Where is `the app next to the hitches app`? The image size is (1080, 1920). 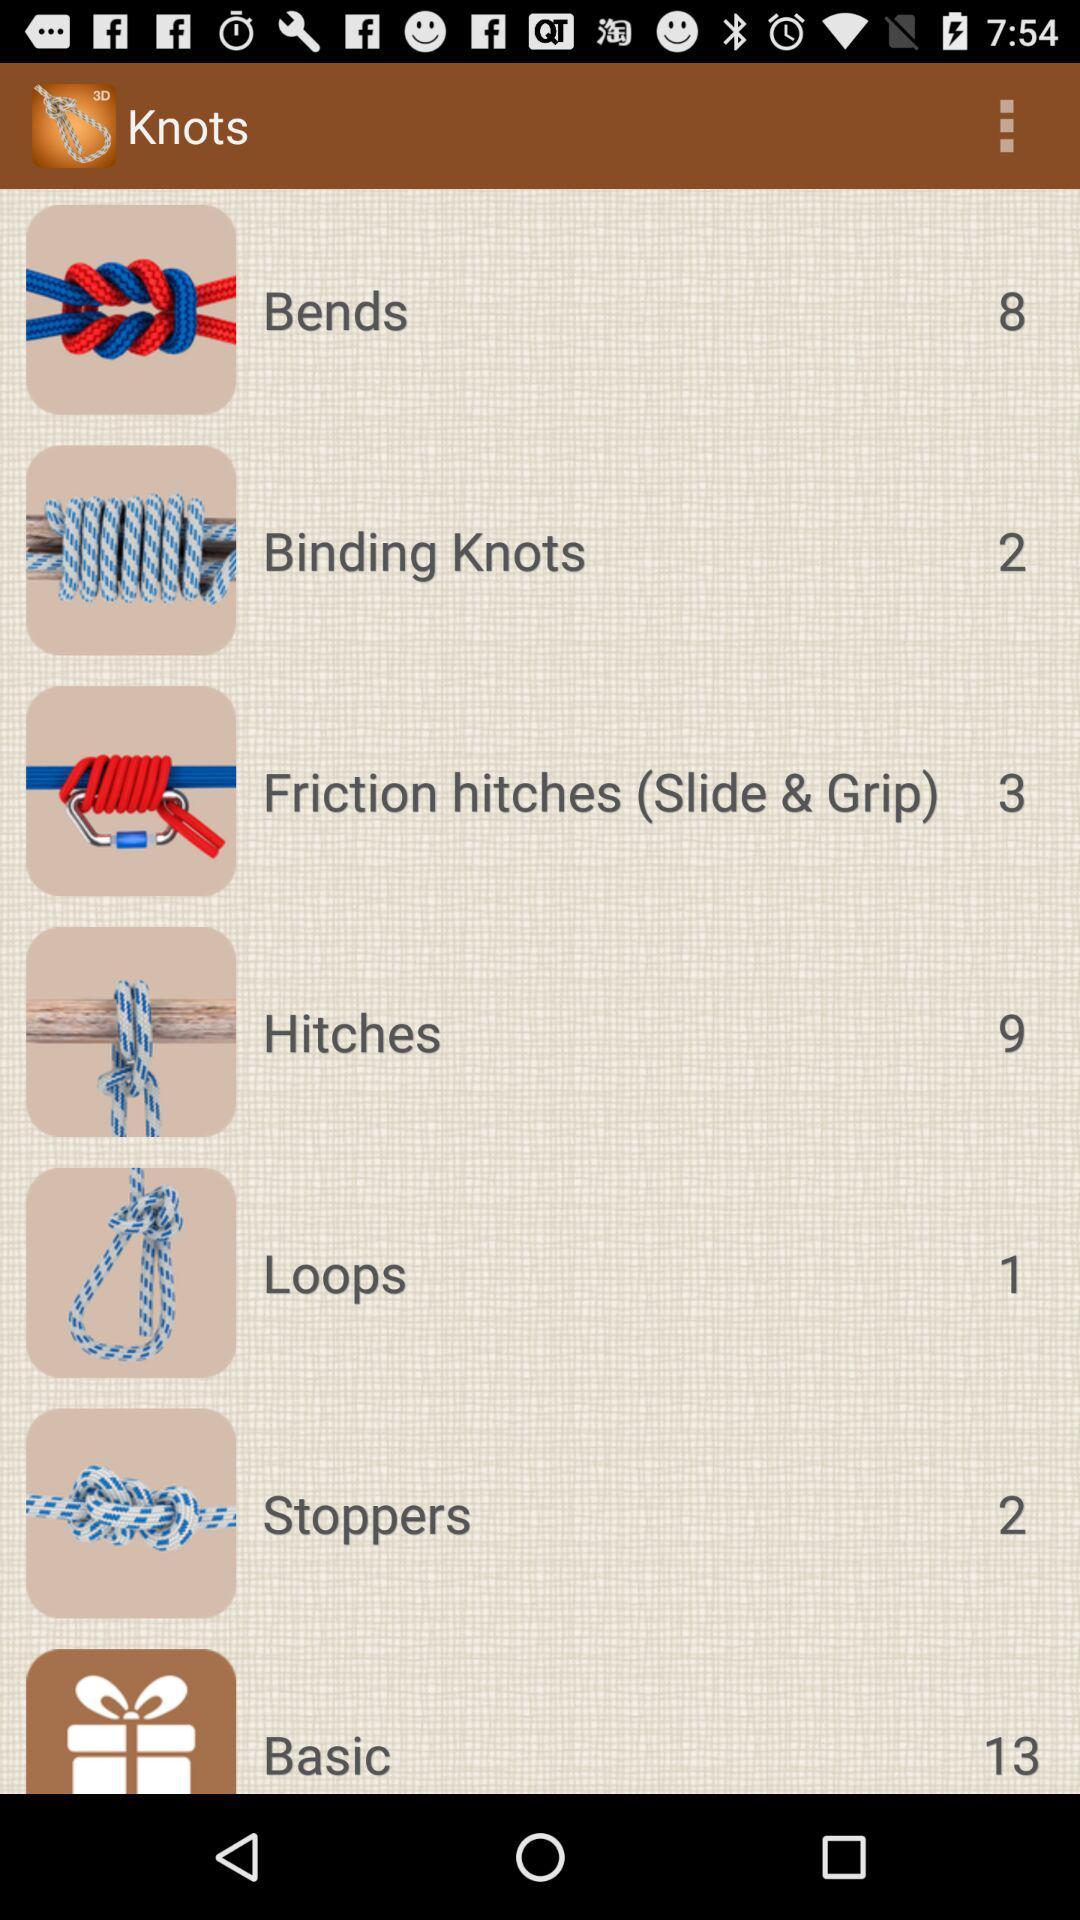 the app next to the hitches app is located at coordinates (1011, 1032).